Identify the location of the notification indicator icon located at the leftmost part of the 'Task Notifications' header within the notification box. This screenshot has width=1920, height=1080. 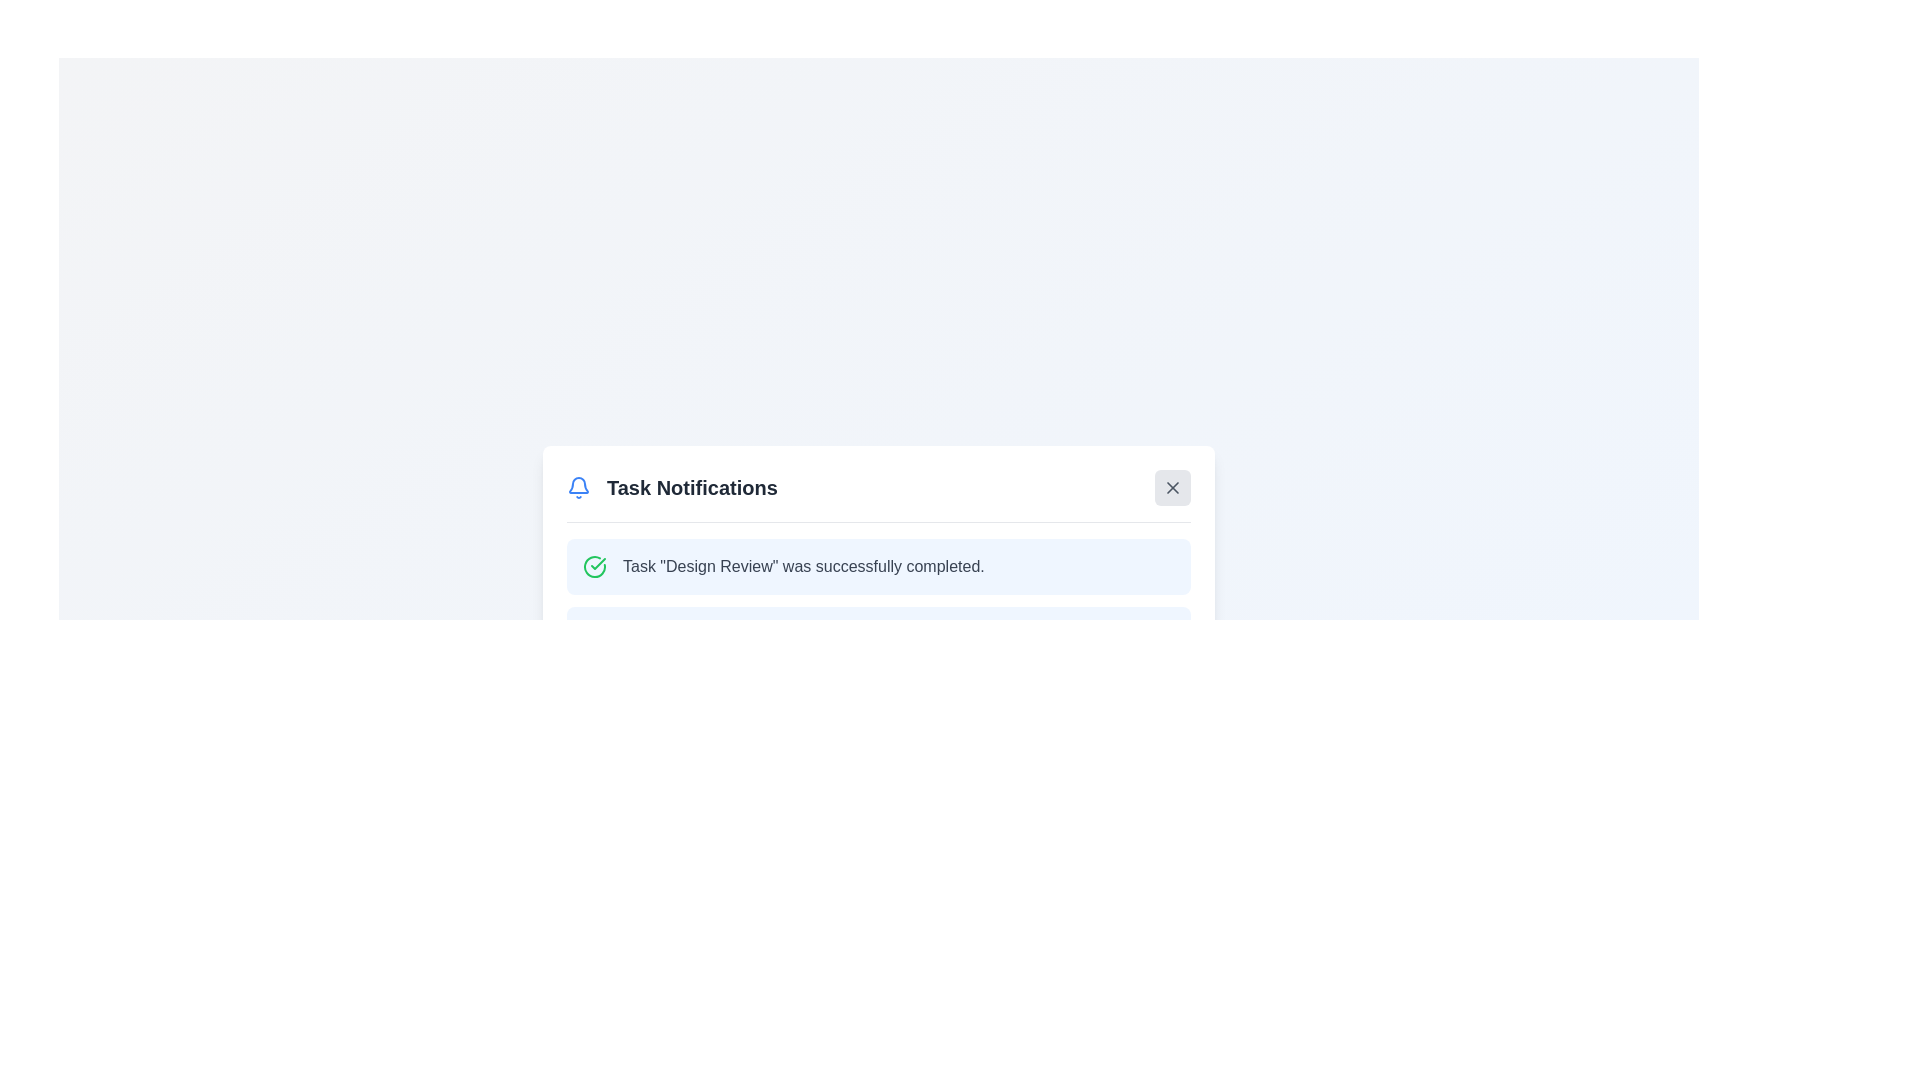
(578, 486).